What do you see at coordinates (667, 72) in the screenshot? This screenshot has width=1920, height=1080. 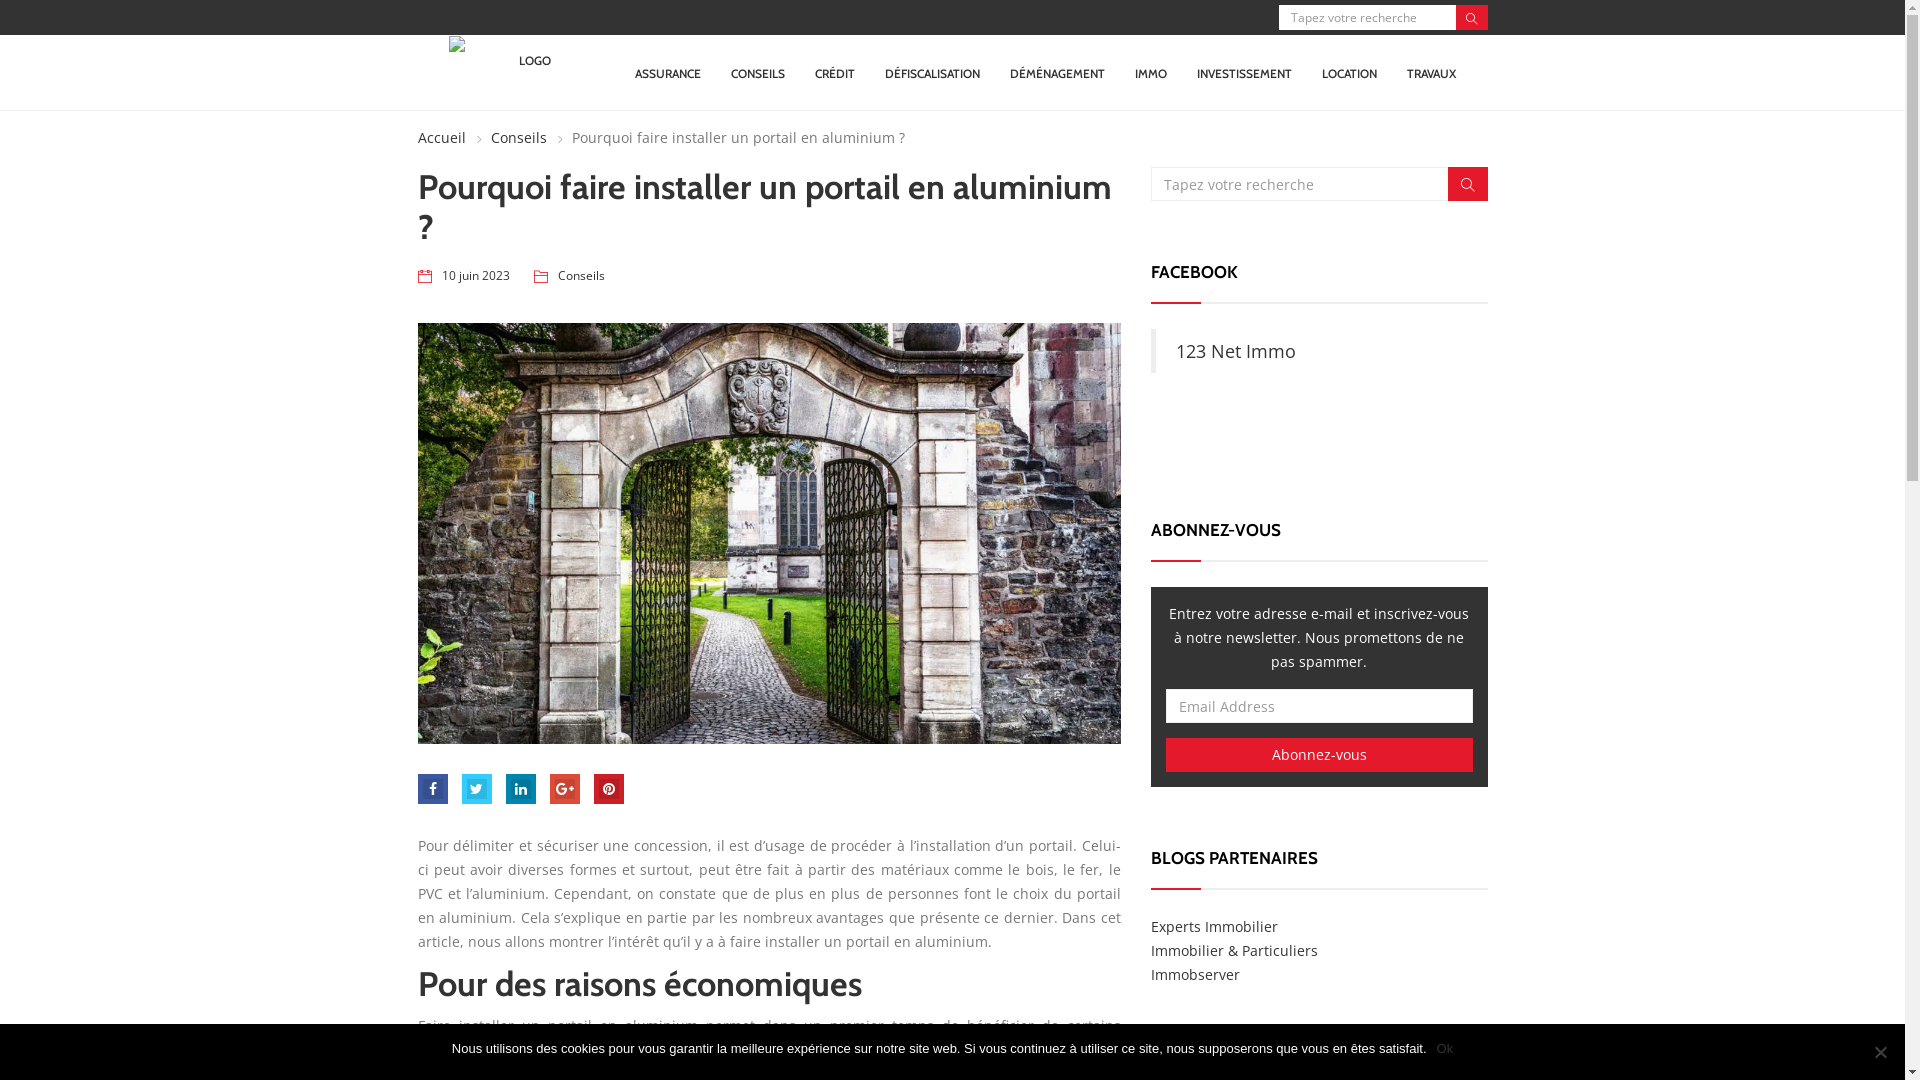 I see `'ASSURANCE'` at bounding box center [667, 72].